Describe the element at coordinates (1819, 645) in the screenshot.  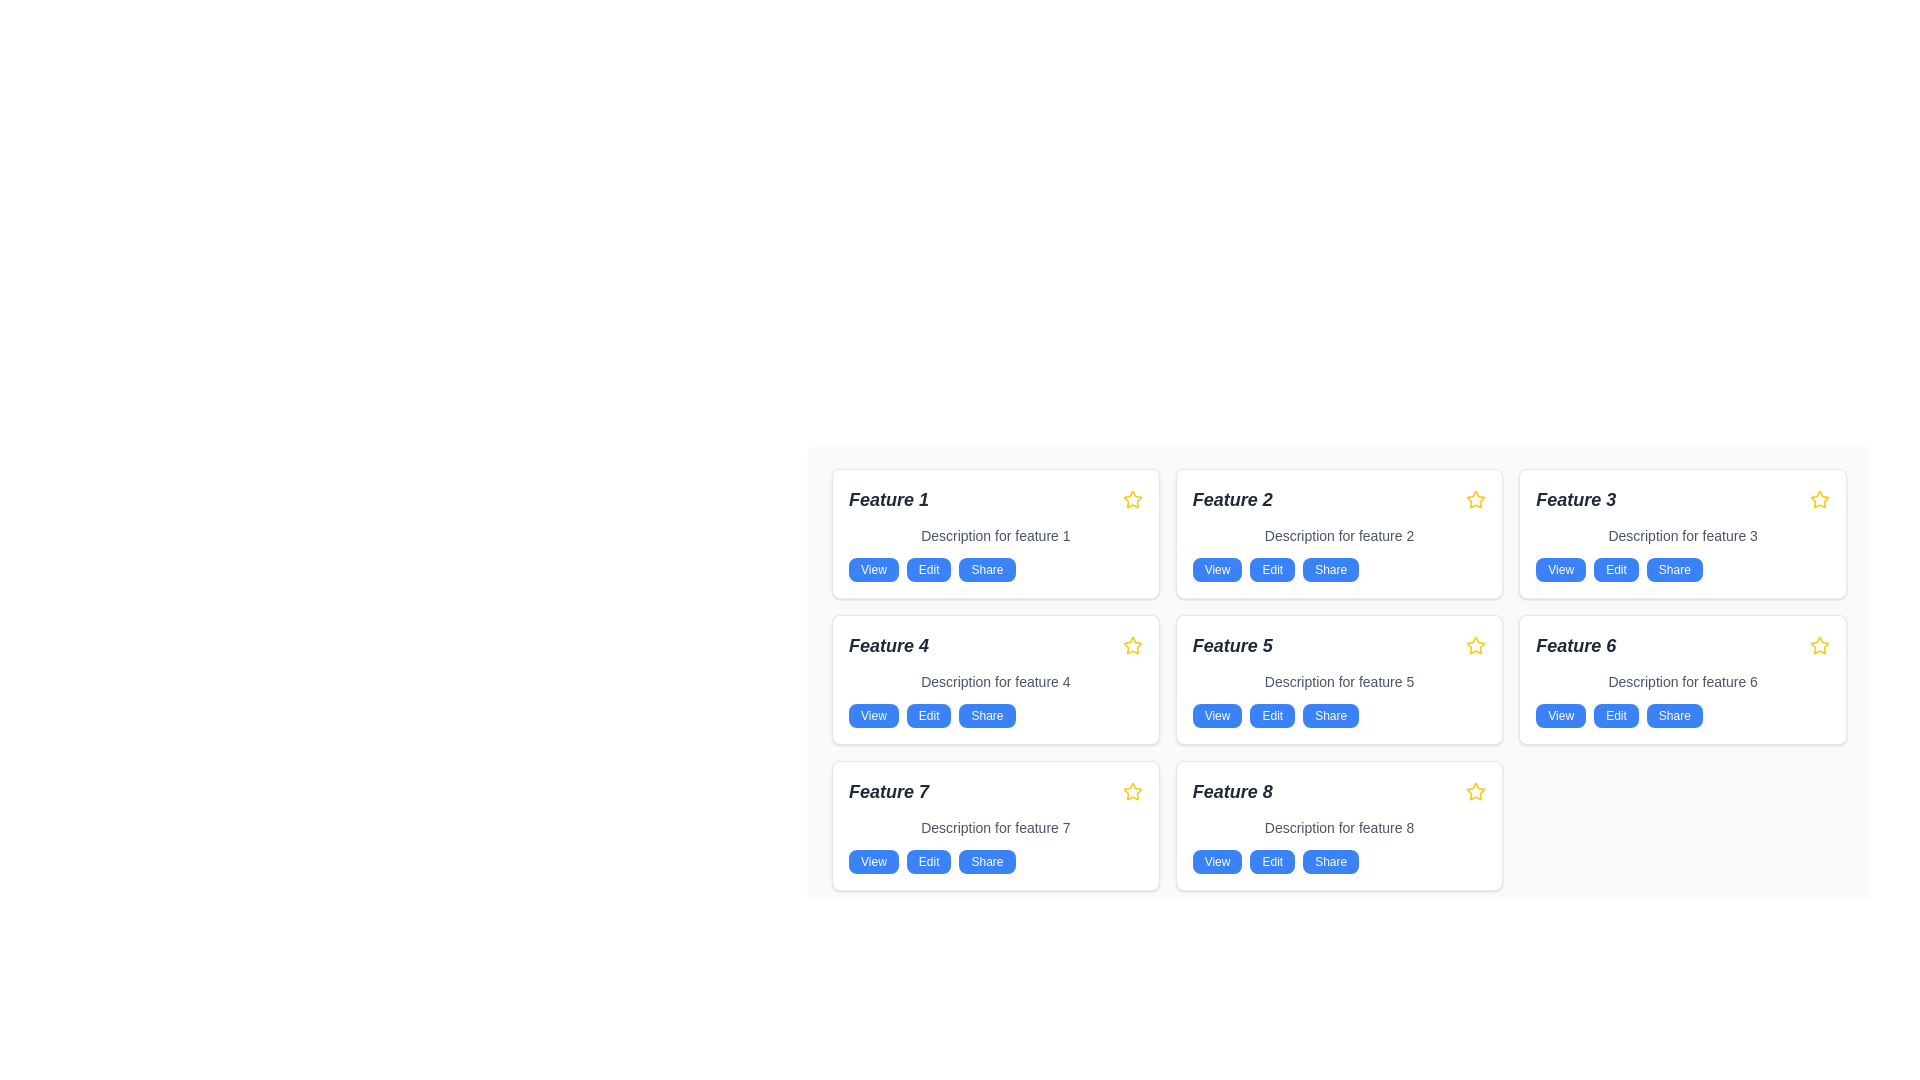
I see `the star icon button located at the far-right side of the row labeled 'Feature 6'` at that location.